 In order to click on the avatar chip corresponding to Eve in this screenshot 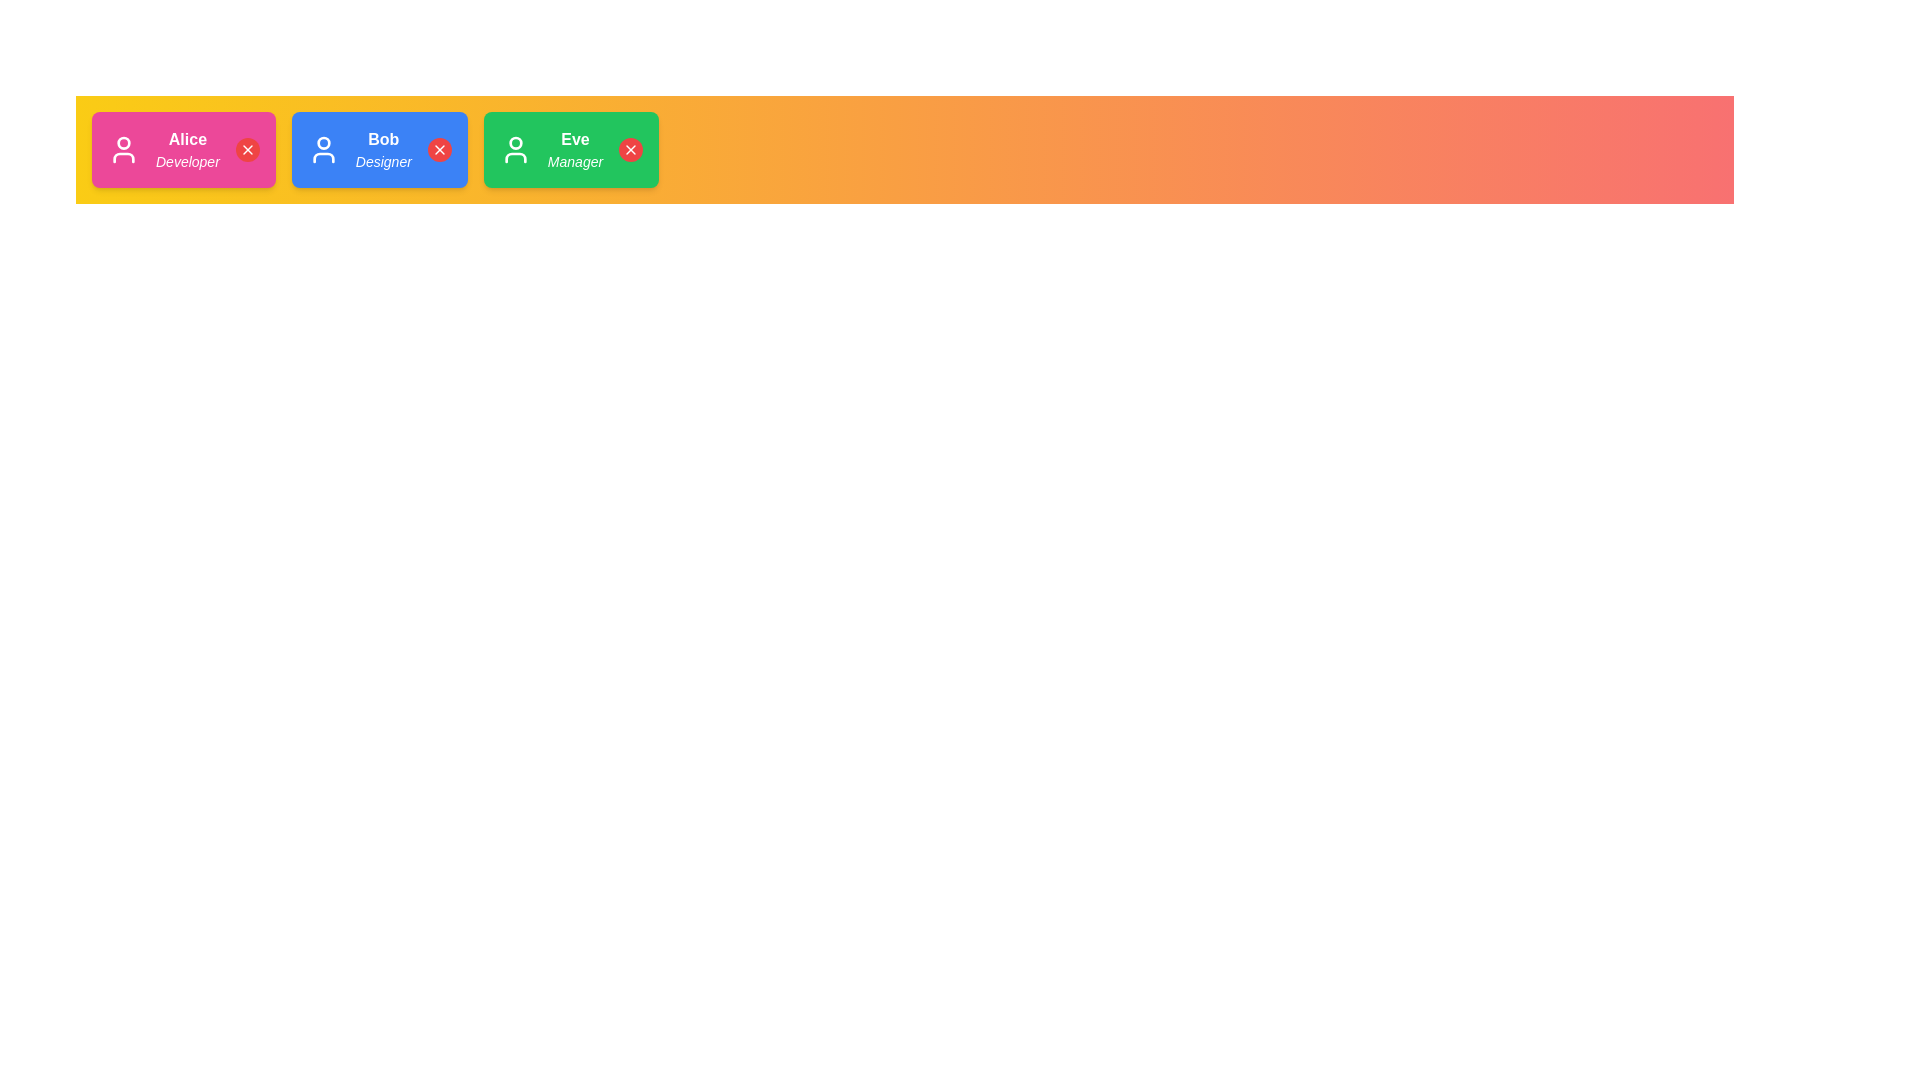, I will do `click(570, 149)`.